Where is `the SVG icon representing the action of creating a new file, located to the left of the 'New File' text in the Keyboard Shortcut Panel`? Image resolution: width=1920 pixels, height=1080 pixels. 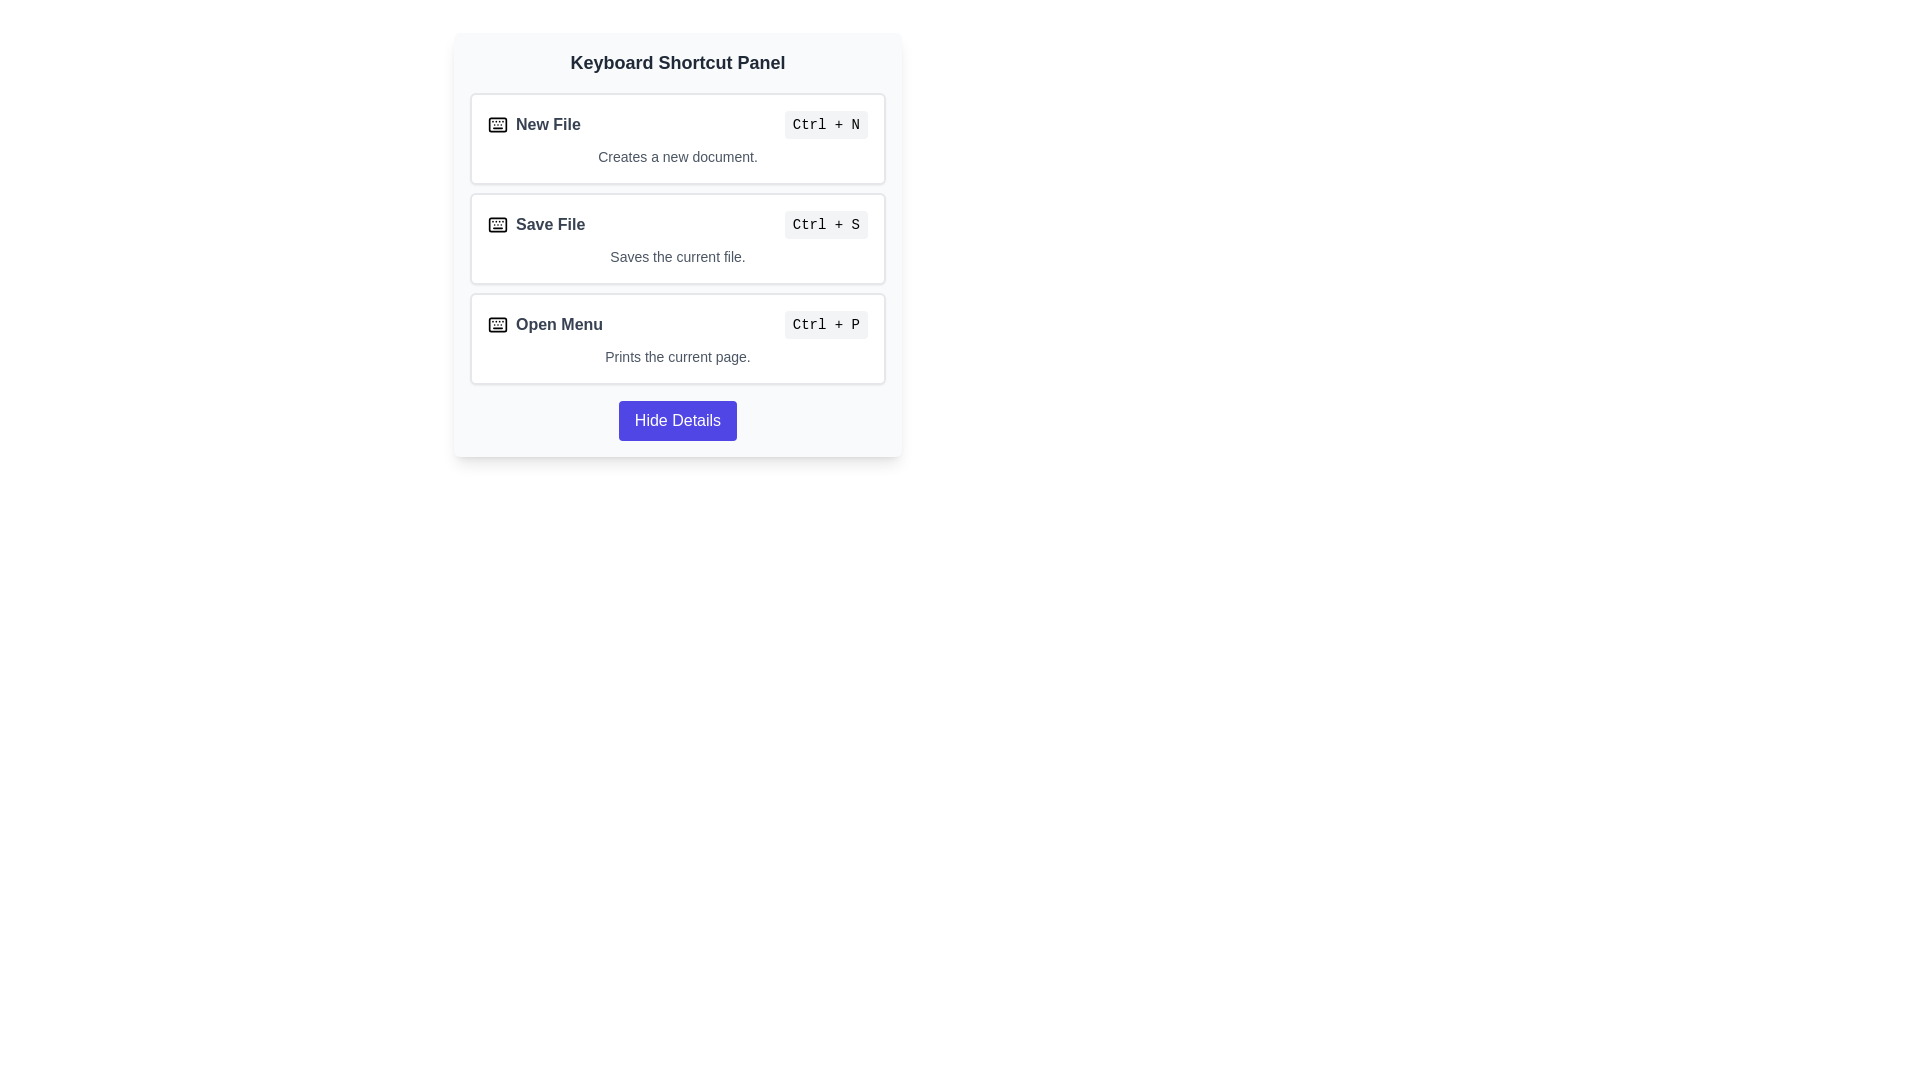 the SVG icon representing the action of creating a new file, located to the left of the 'New File' text in the Keyboard Shortcut Panel is located at coordinates (498, 124).